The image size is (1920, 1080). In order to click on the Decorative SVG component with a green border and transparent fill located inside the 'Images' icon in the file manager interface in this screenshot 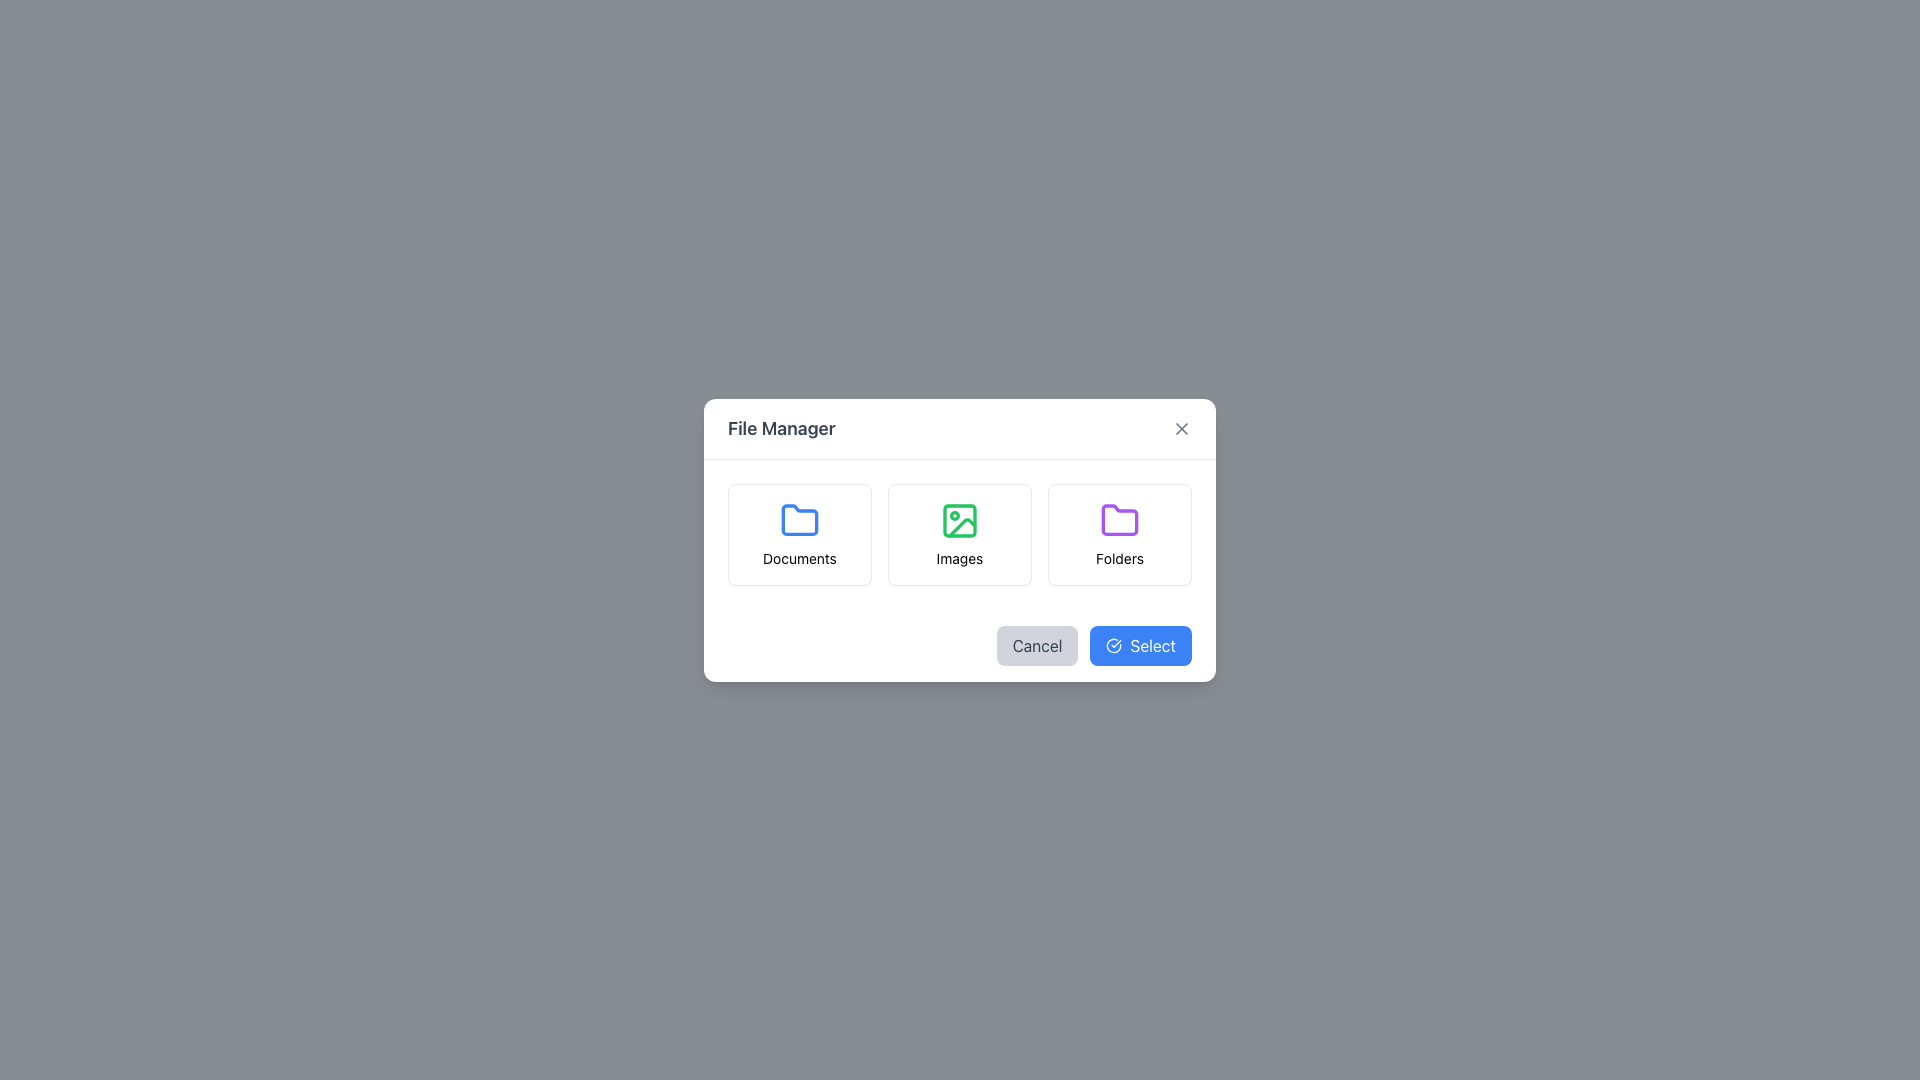, I will do `click(960, 519)`.